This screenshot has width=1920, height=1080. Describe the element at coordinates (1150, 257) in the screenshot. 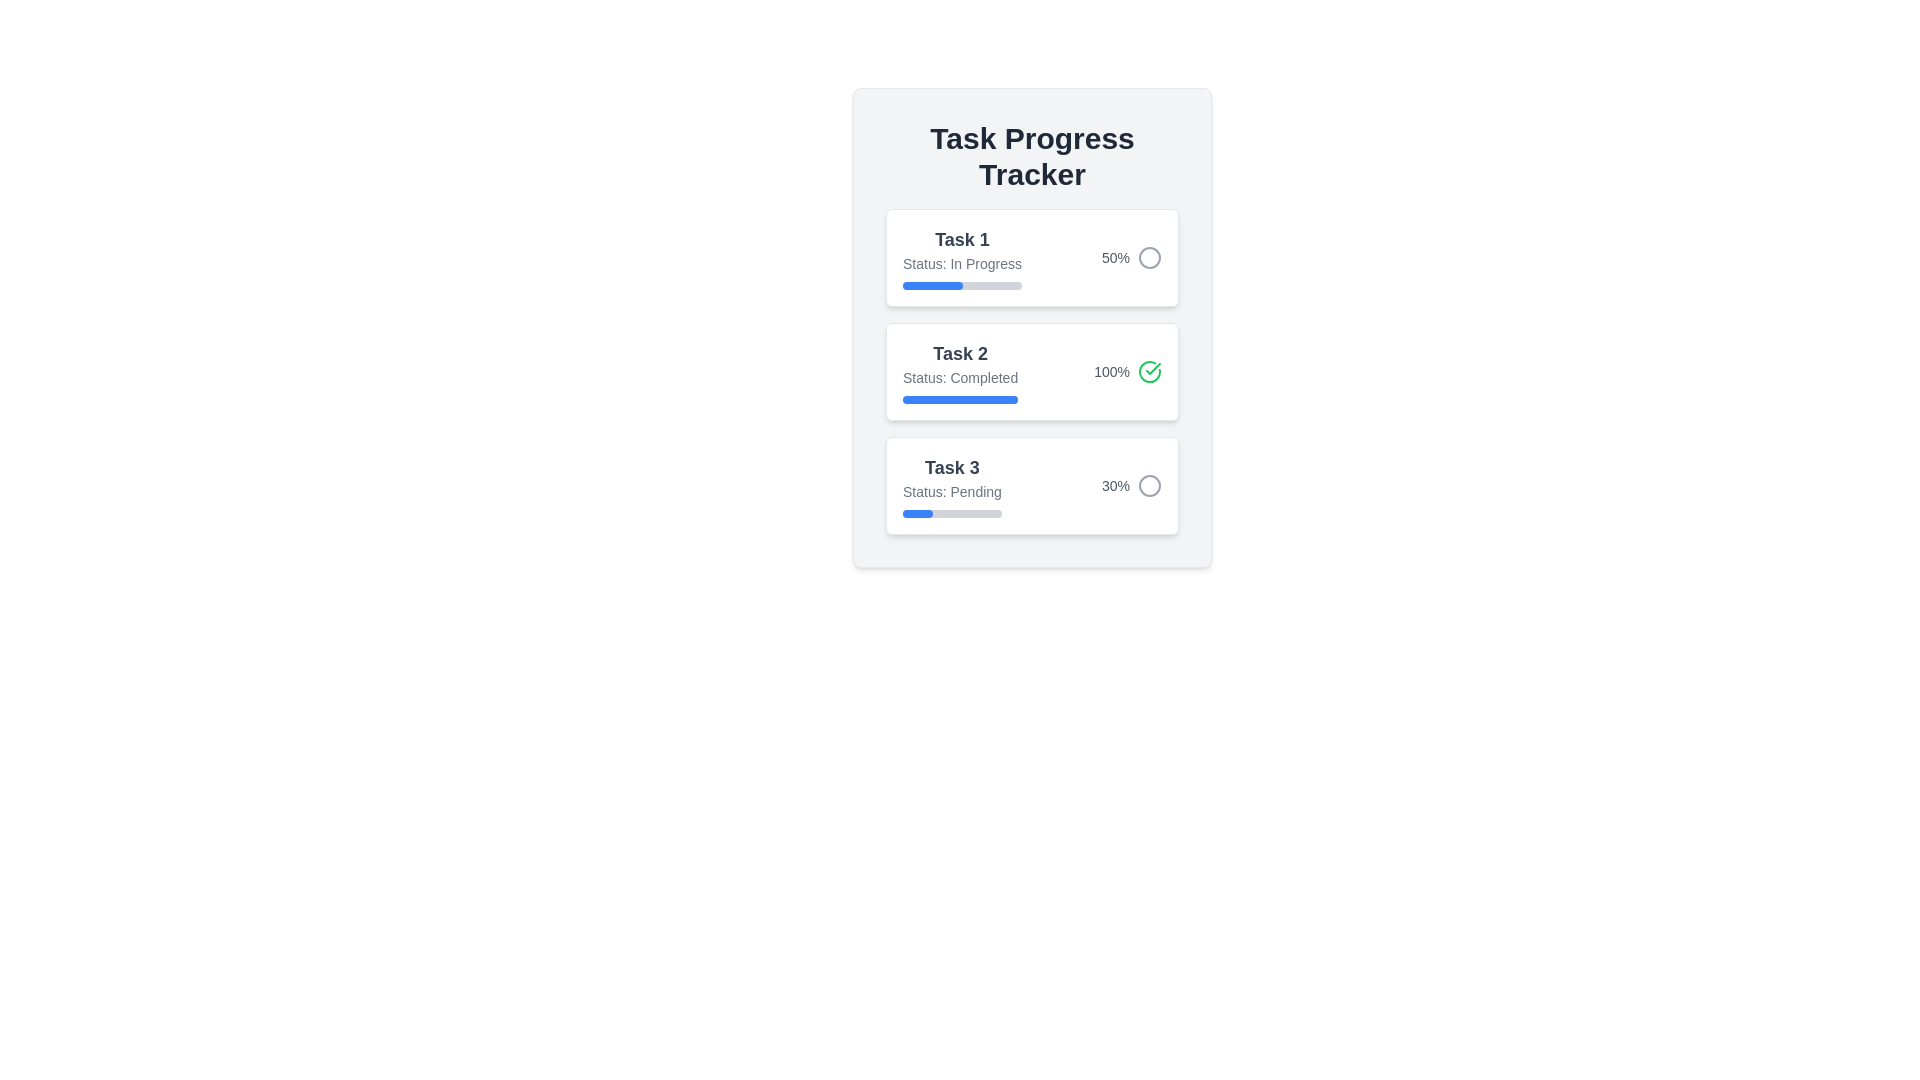

I see `the circular SVG graphic with a gray outline and white inner fill, located in the top-right corner of the first task item's box, next to the '50%' progress percentage` at that location.